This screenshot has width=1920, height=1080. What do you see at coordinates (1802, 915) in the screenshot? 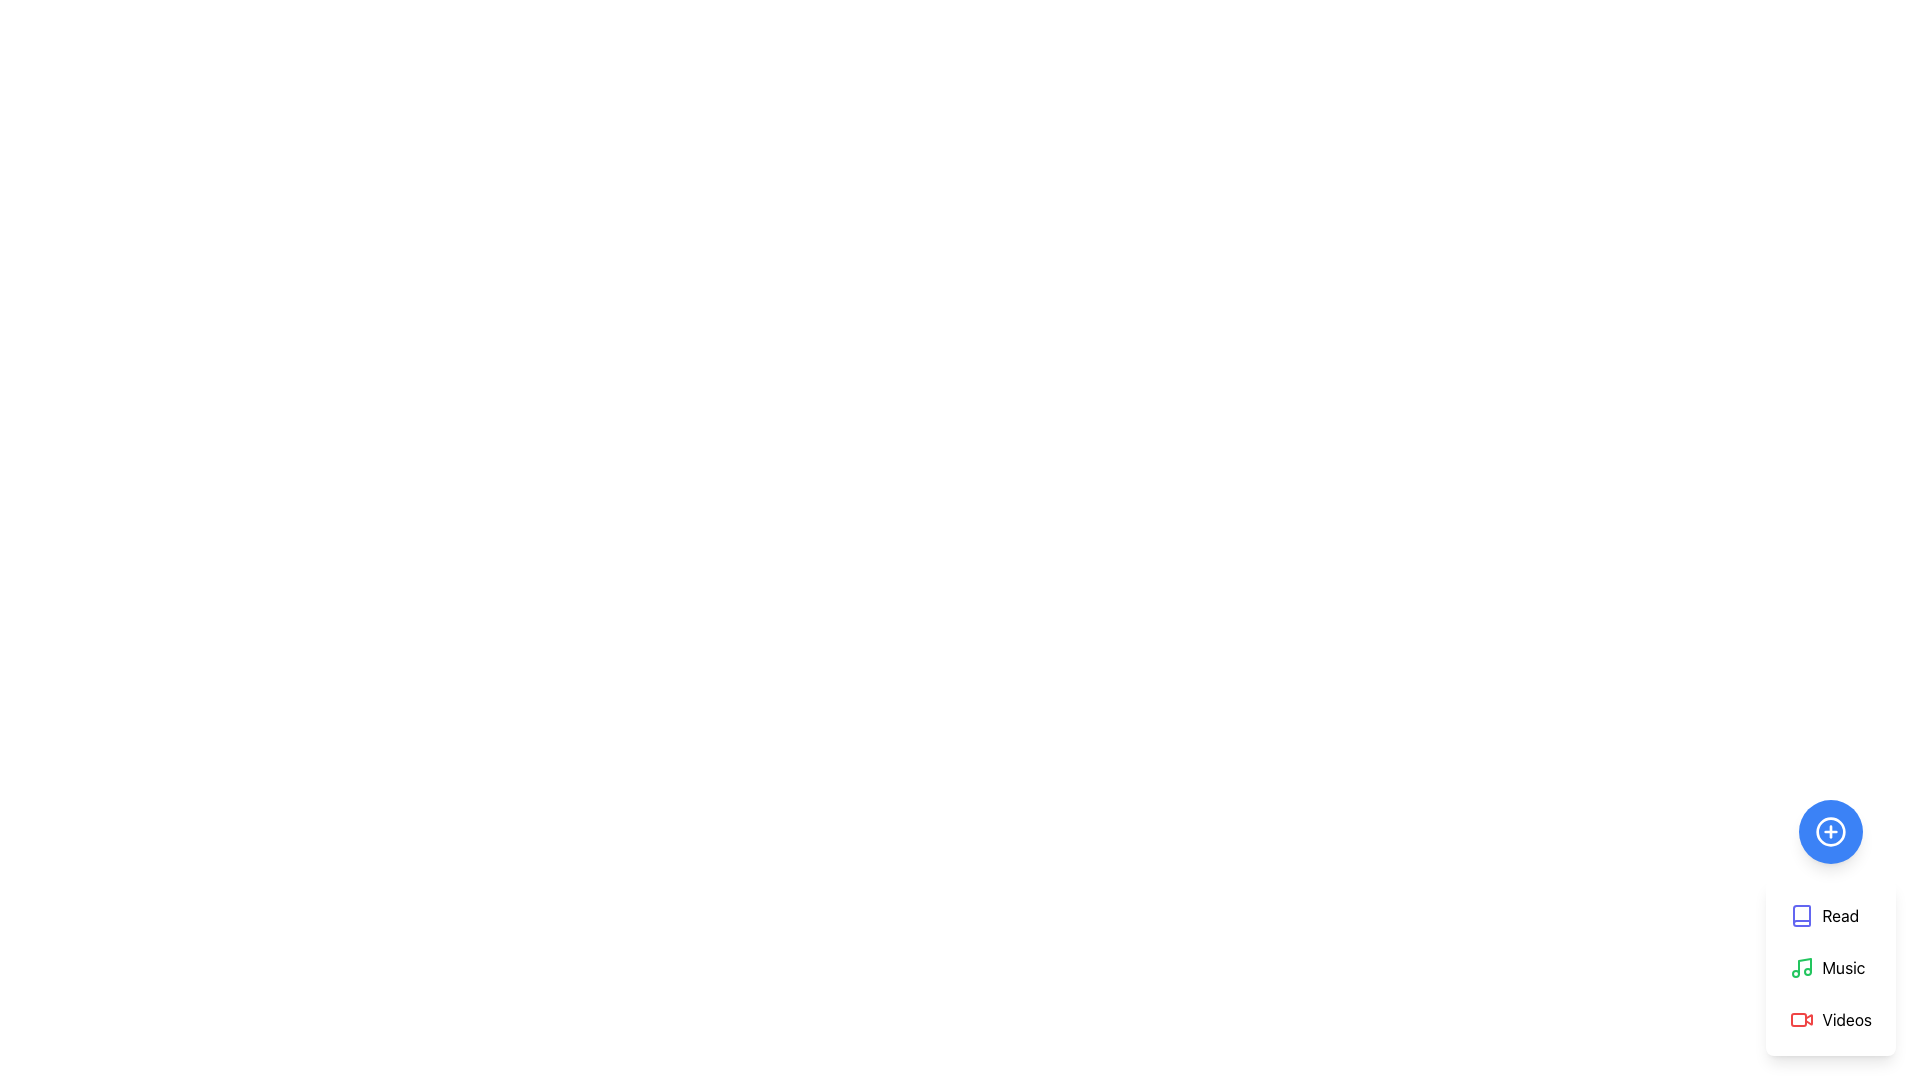
I see `the 'Read' icon located at the top of the vertical menu column, visually associated with the 'Read' text label` at bounding box center [1802, 915].